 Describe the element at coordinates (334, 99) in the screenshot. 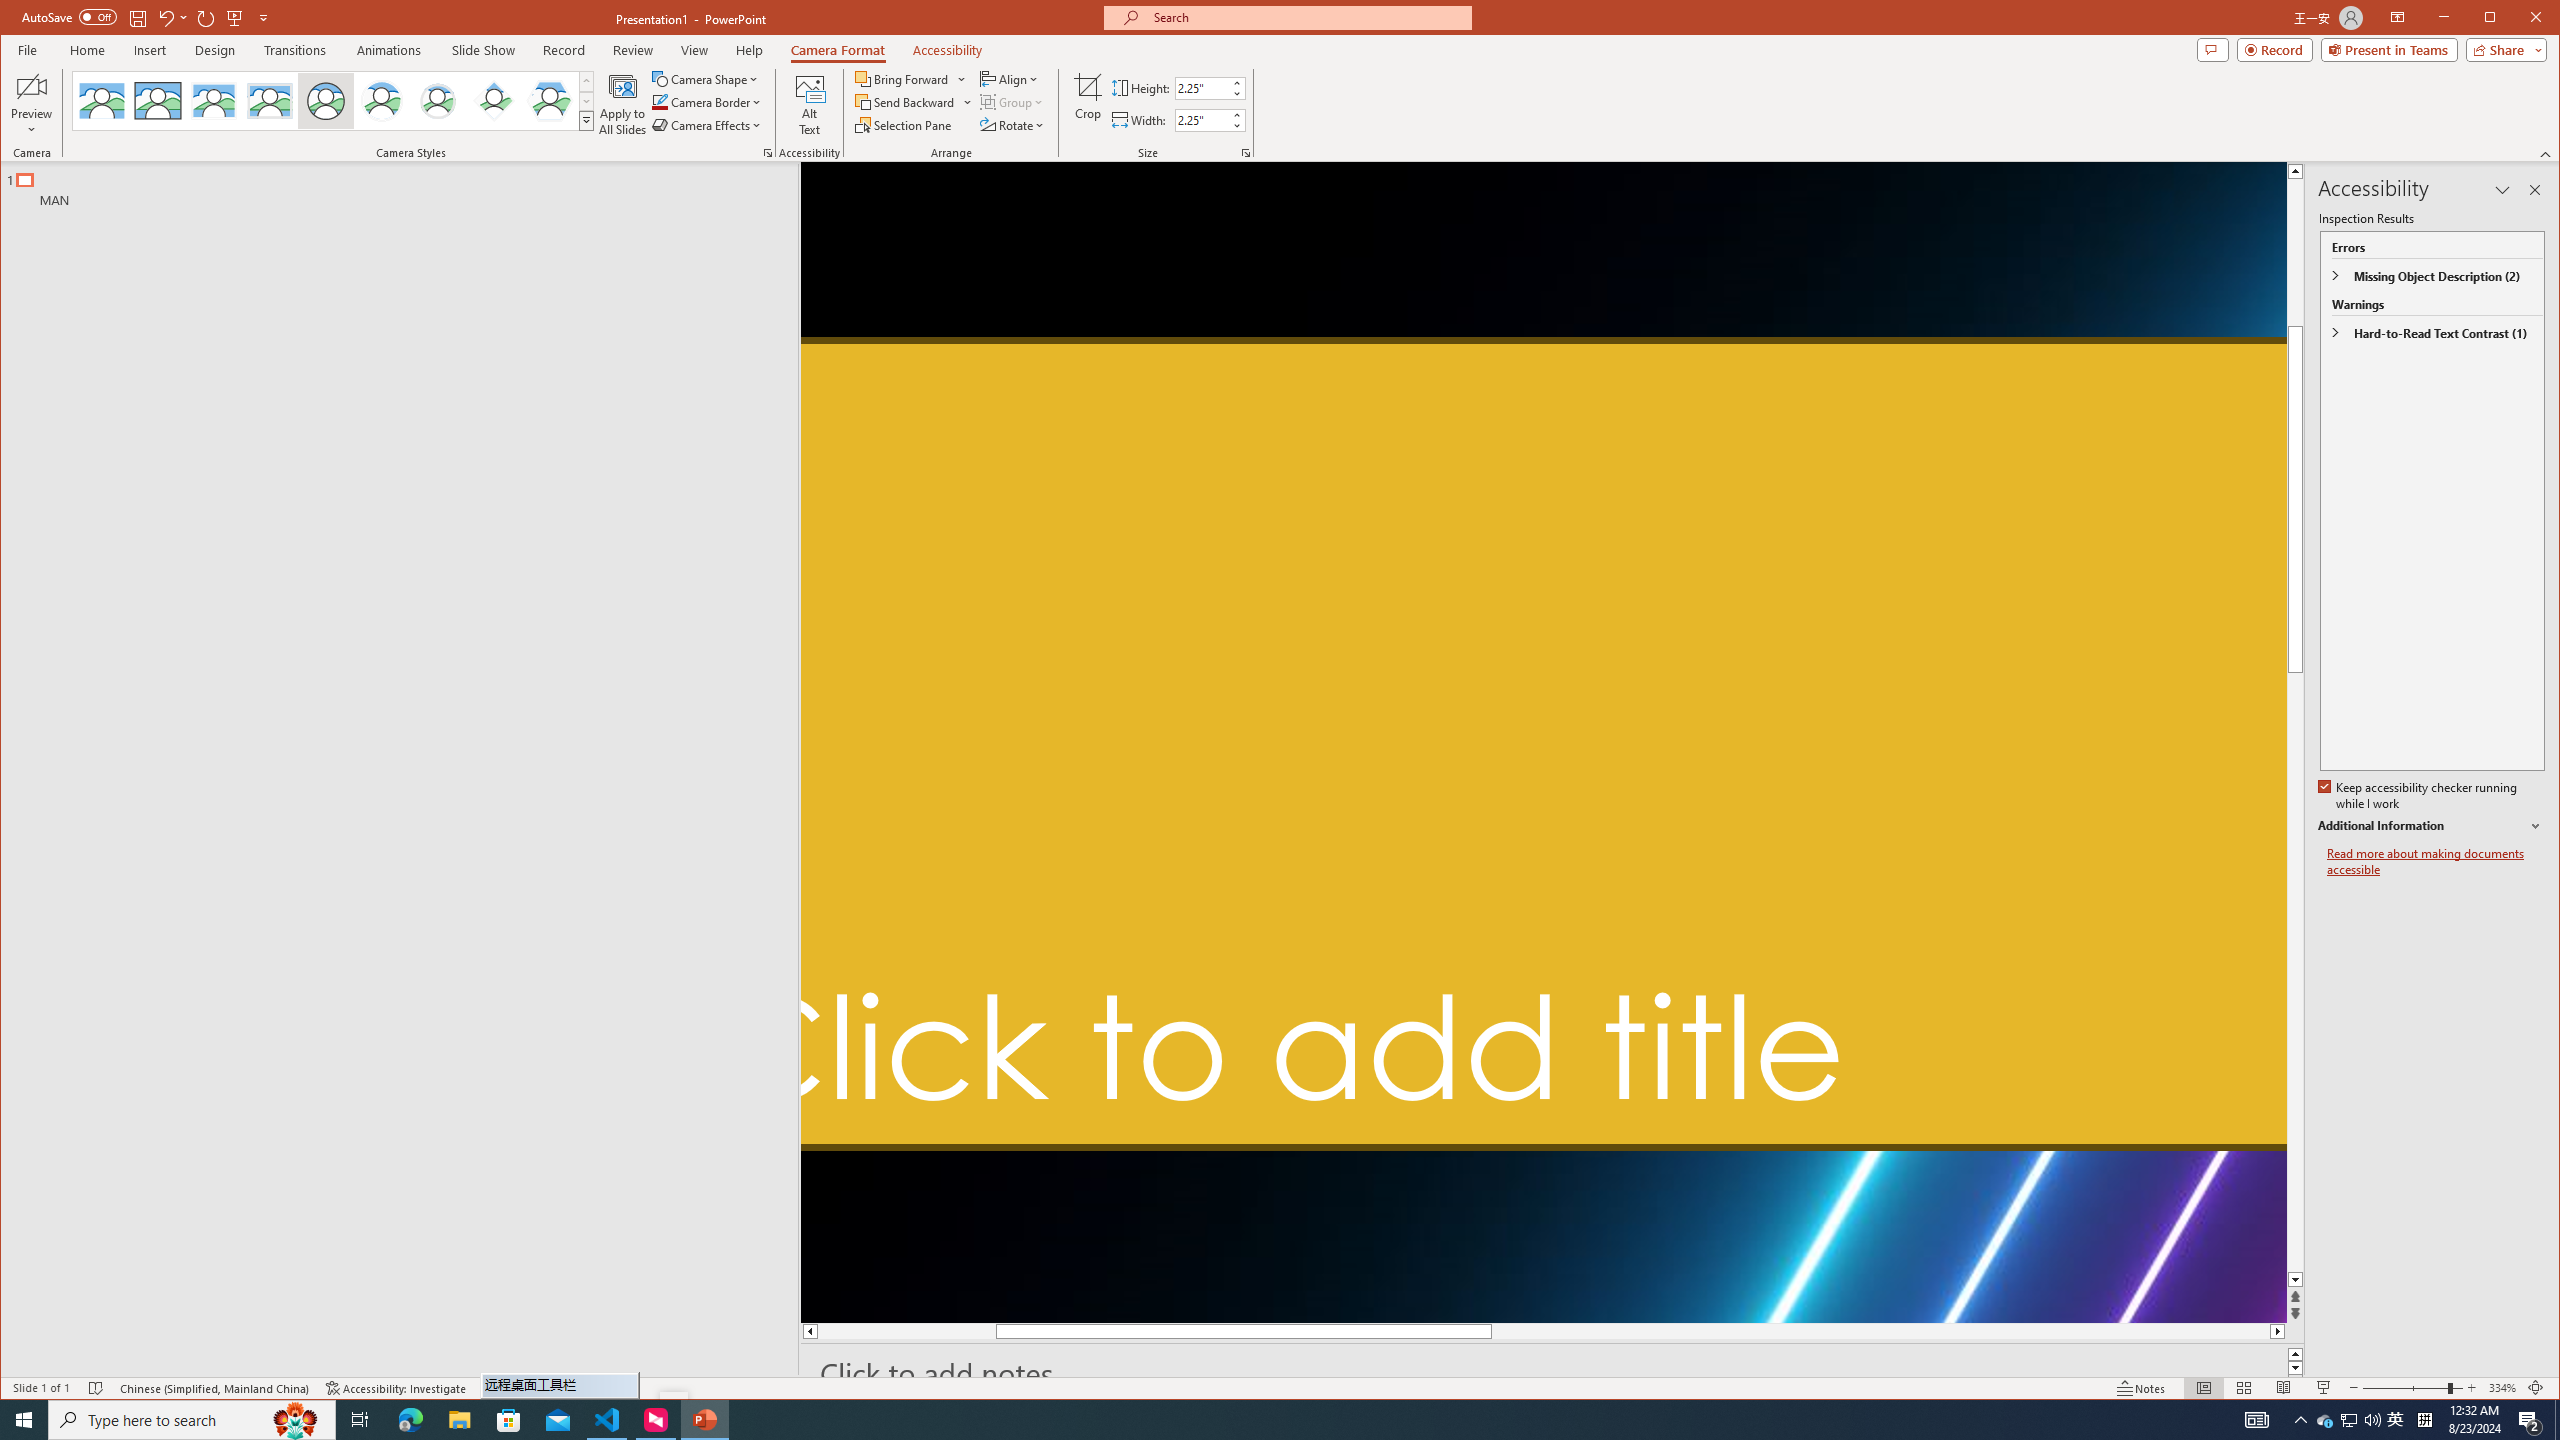

I see `'AutomationID: CameoStylesGallery'` at that location.